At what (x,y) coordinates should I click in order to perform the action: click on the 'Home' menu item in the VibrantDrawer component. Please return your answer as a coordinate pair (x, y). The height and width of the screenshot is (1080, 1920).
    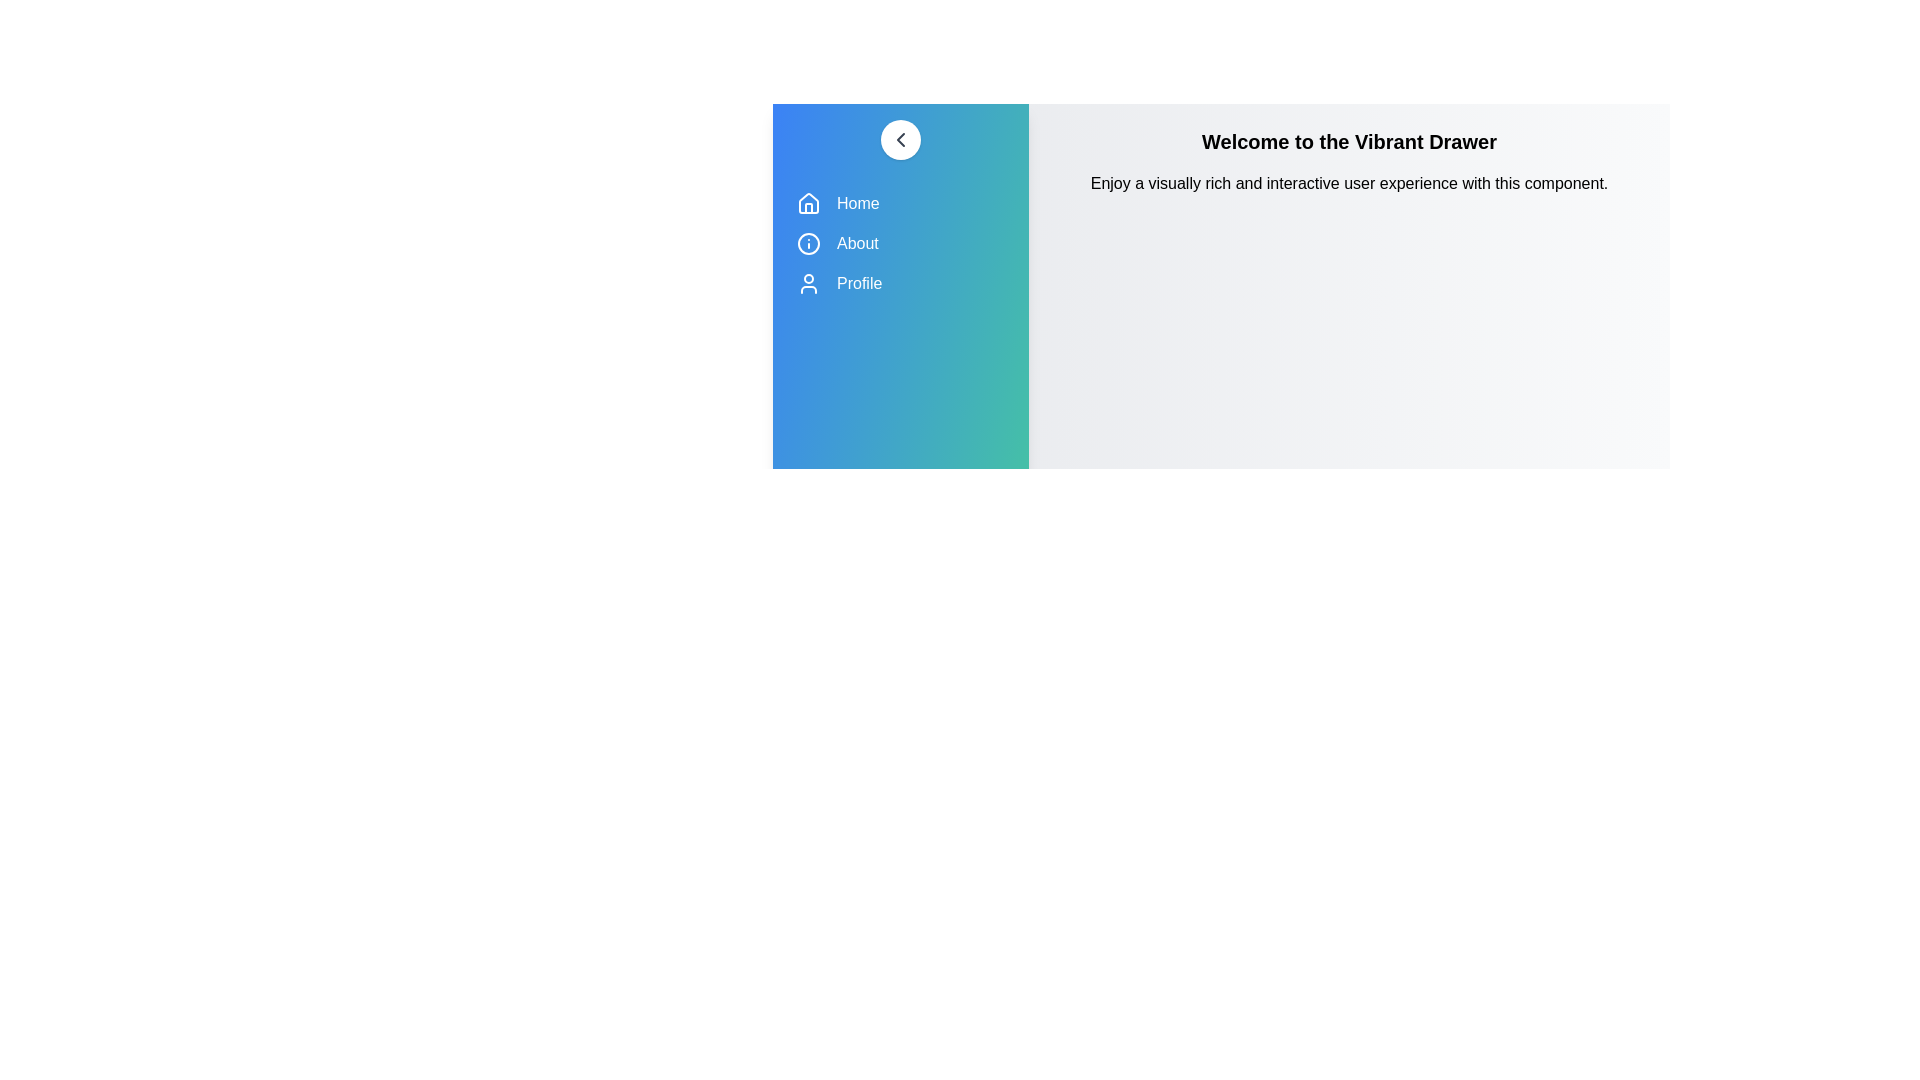
    Looking at the image, I should click on (900, 204).